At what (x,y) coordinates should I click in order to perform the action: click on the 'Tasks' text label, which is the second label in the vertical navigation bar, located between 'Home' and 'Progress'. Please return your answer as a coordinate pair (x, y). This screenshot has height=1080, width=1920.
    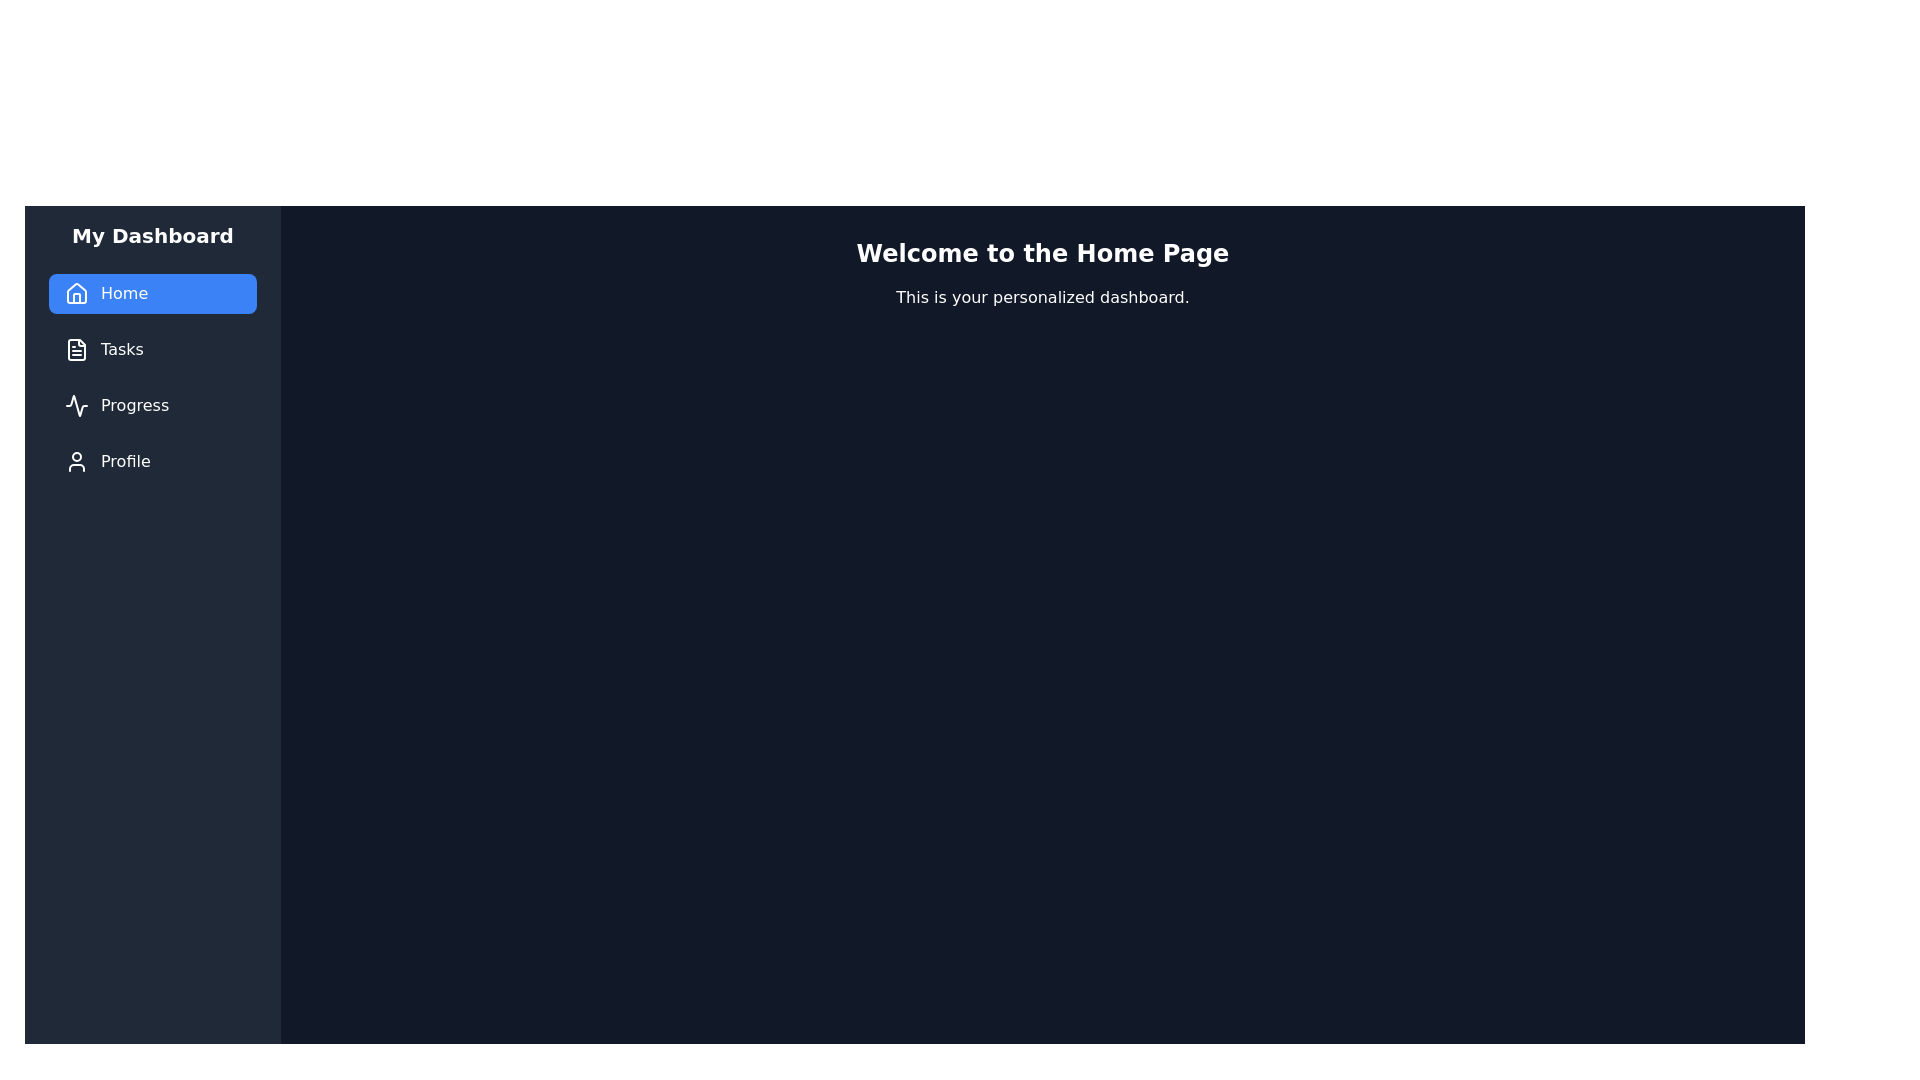
    Looking at the image, I should click on (121, 349).